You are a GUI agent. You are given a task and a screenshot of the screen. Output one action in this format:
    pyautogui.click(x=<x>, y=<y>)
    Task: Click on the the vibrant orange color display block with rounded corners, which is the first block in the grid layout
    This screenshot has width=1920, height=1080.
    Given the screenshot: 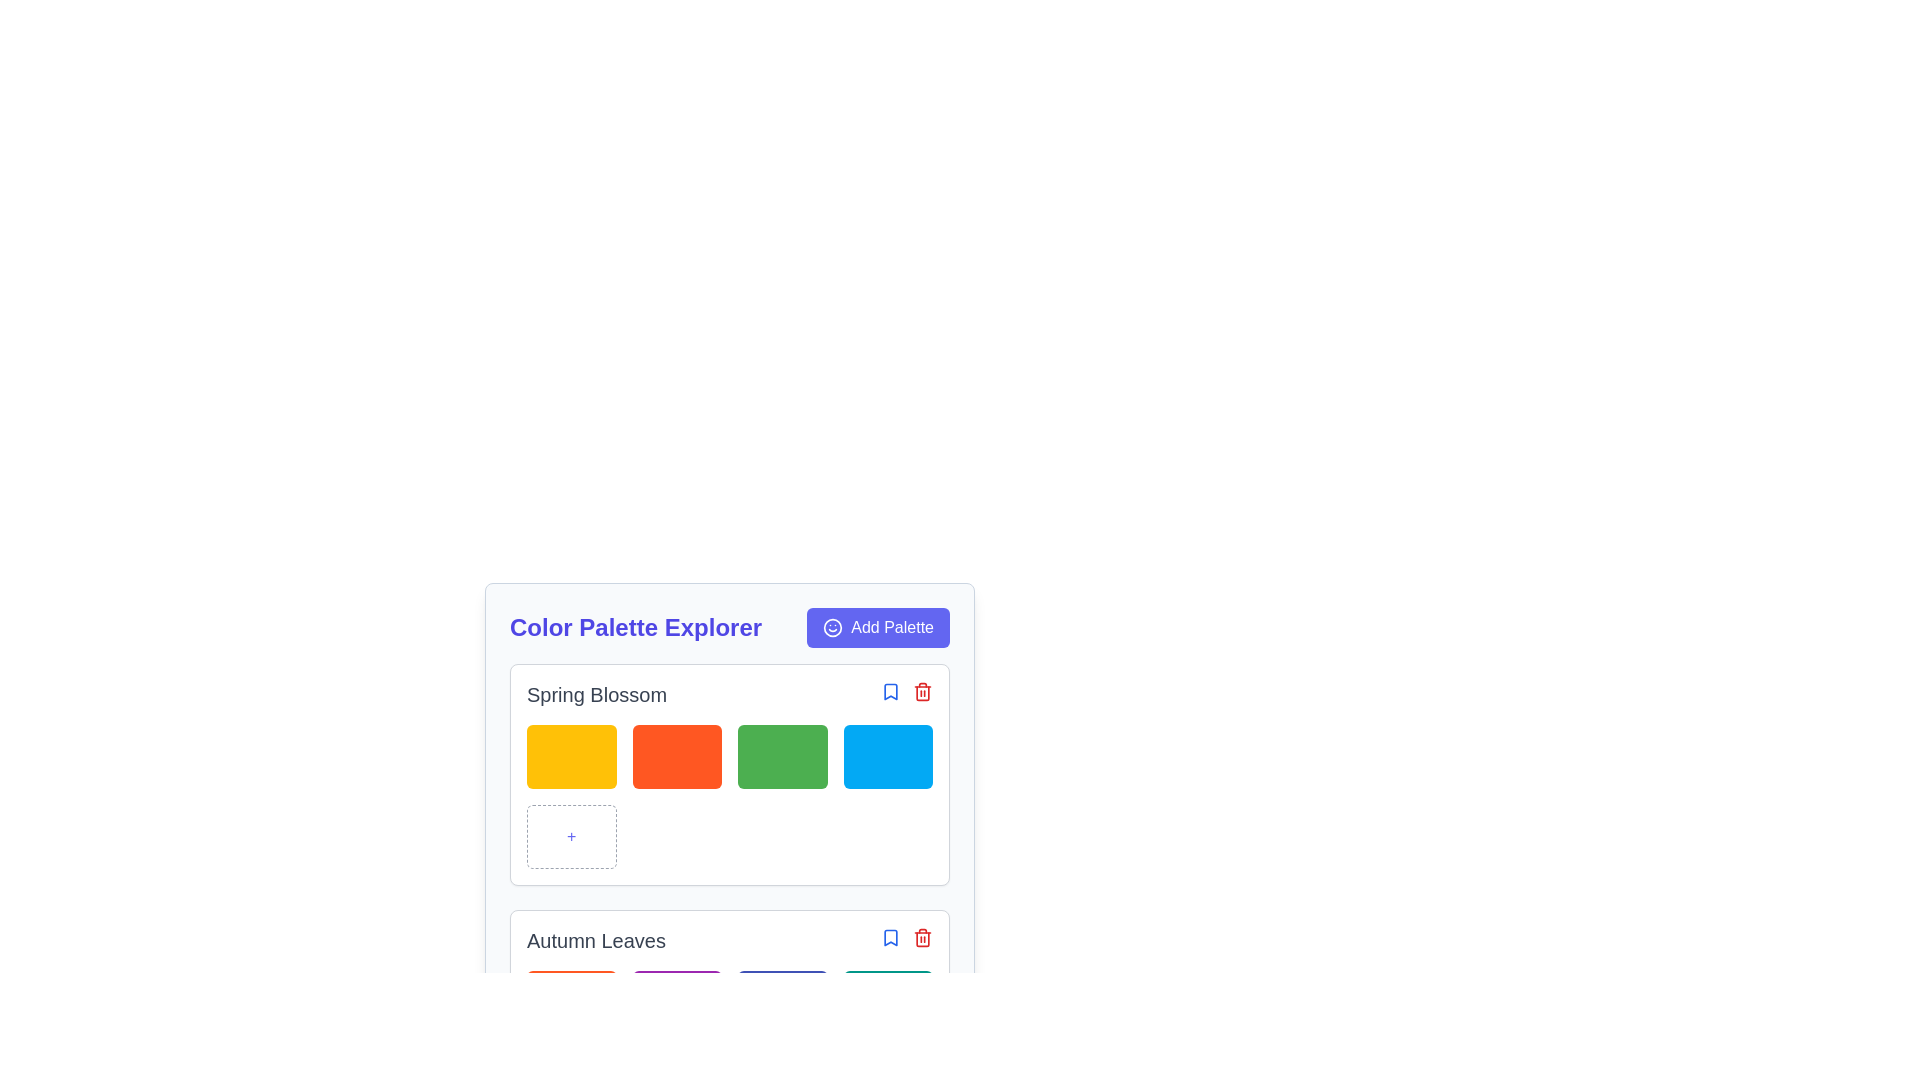 What is the action you would take?
    pyautogui.click(x=570, y=1002)
    